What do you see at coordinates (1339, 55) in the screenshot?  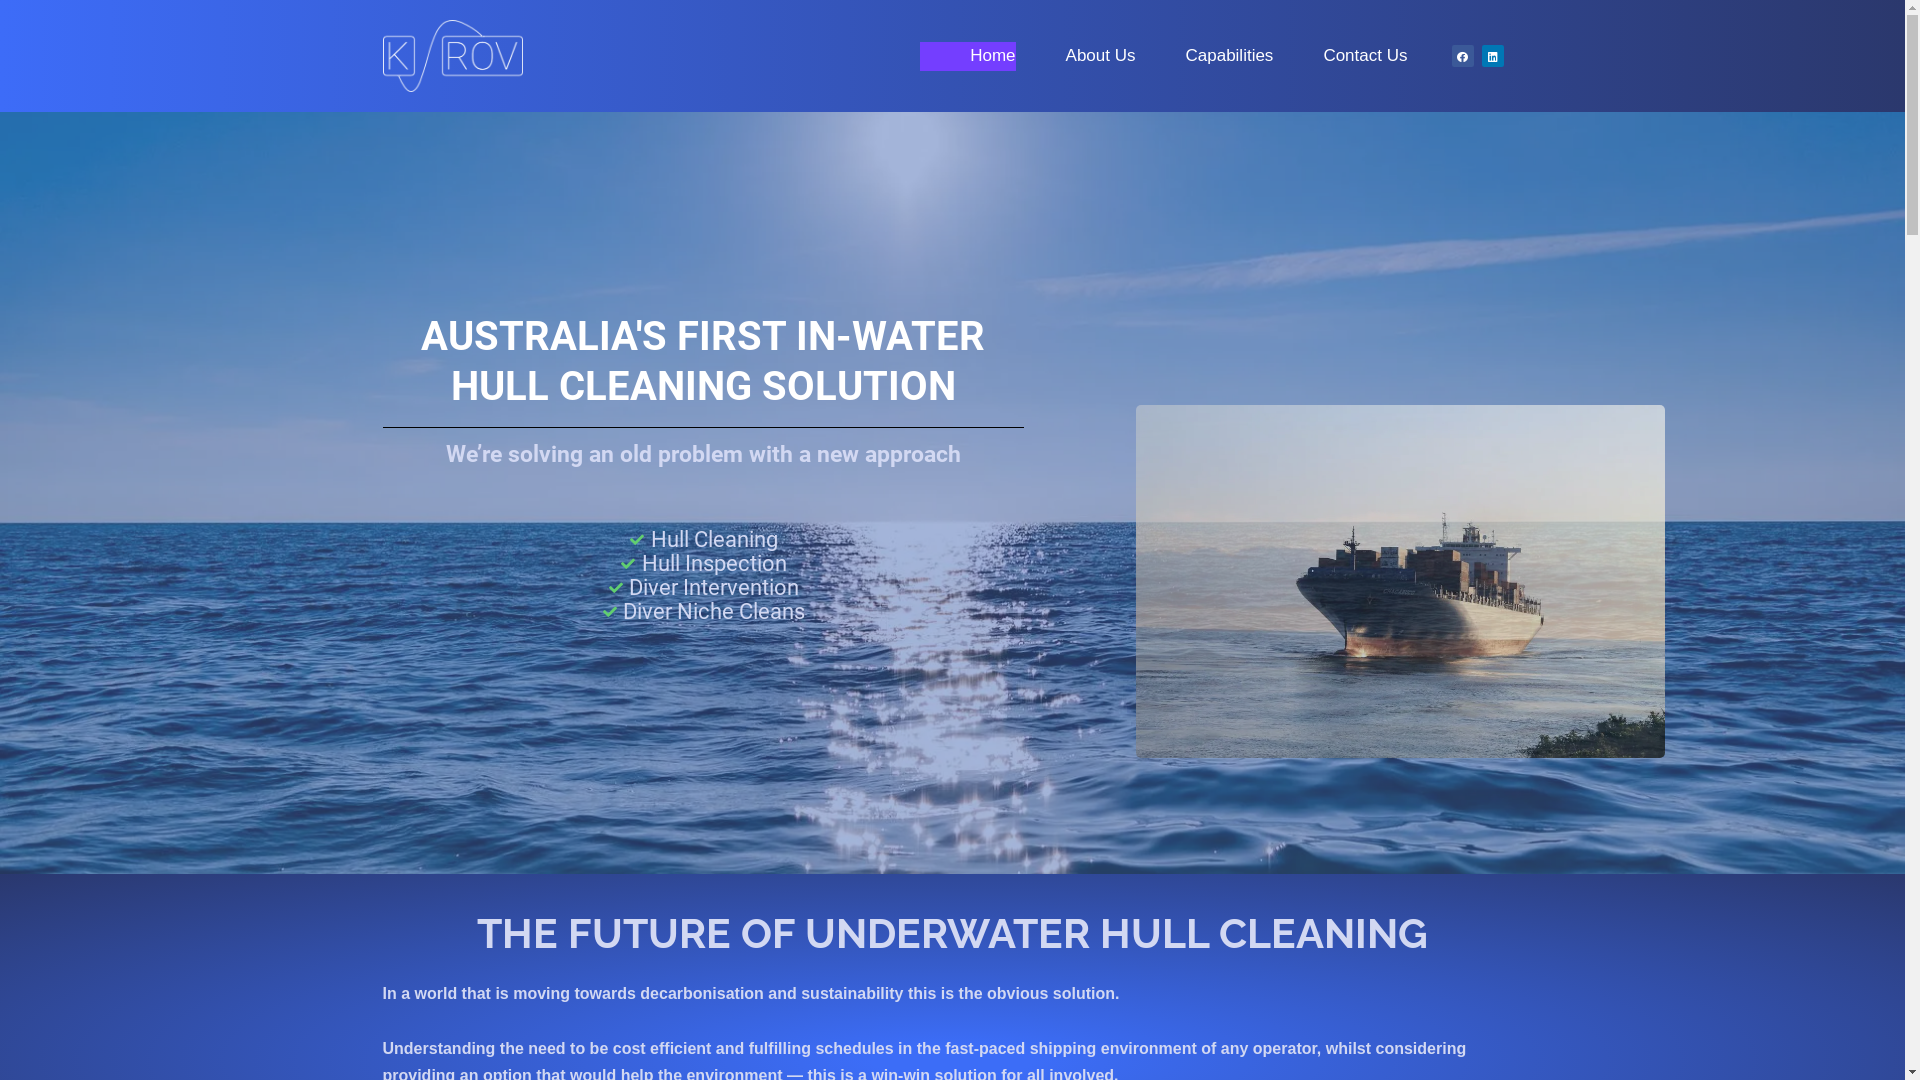 I see `'Contact Us'` at bounding box center [1339, 55].